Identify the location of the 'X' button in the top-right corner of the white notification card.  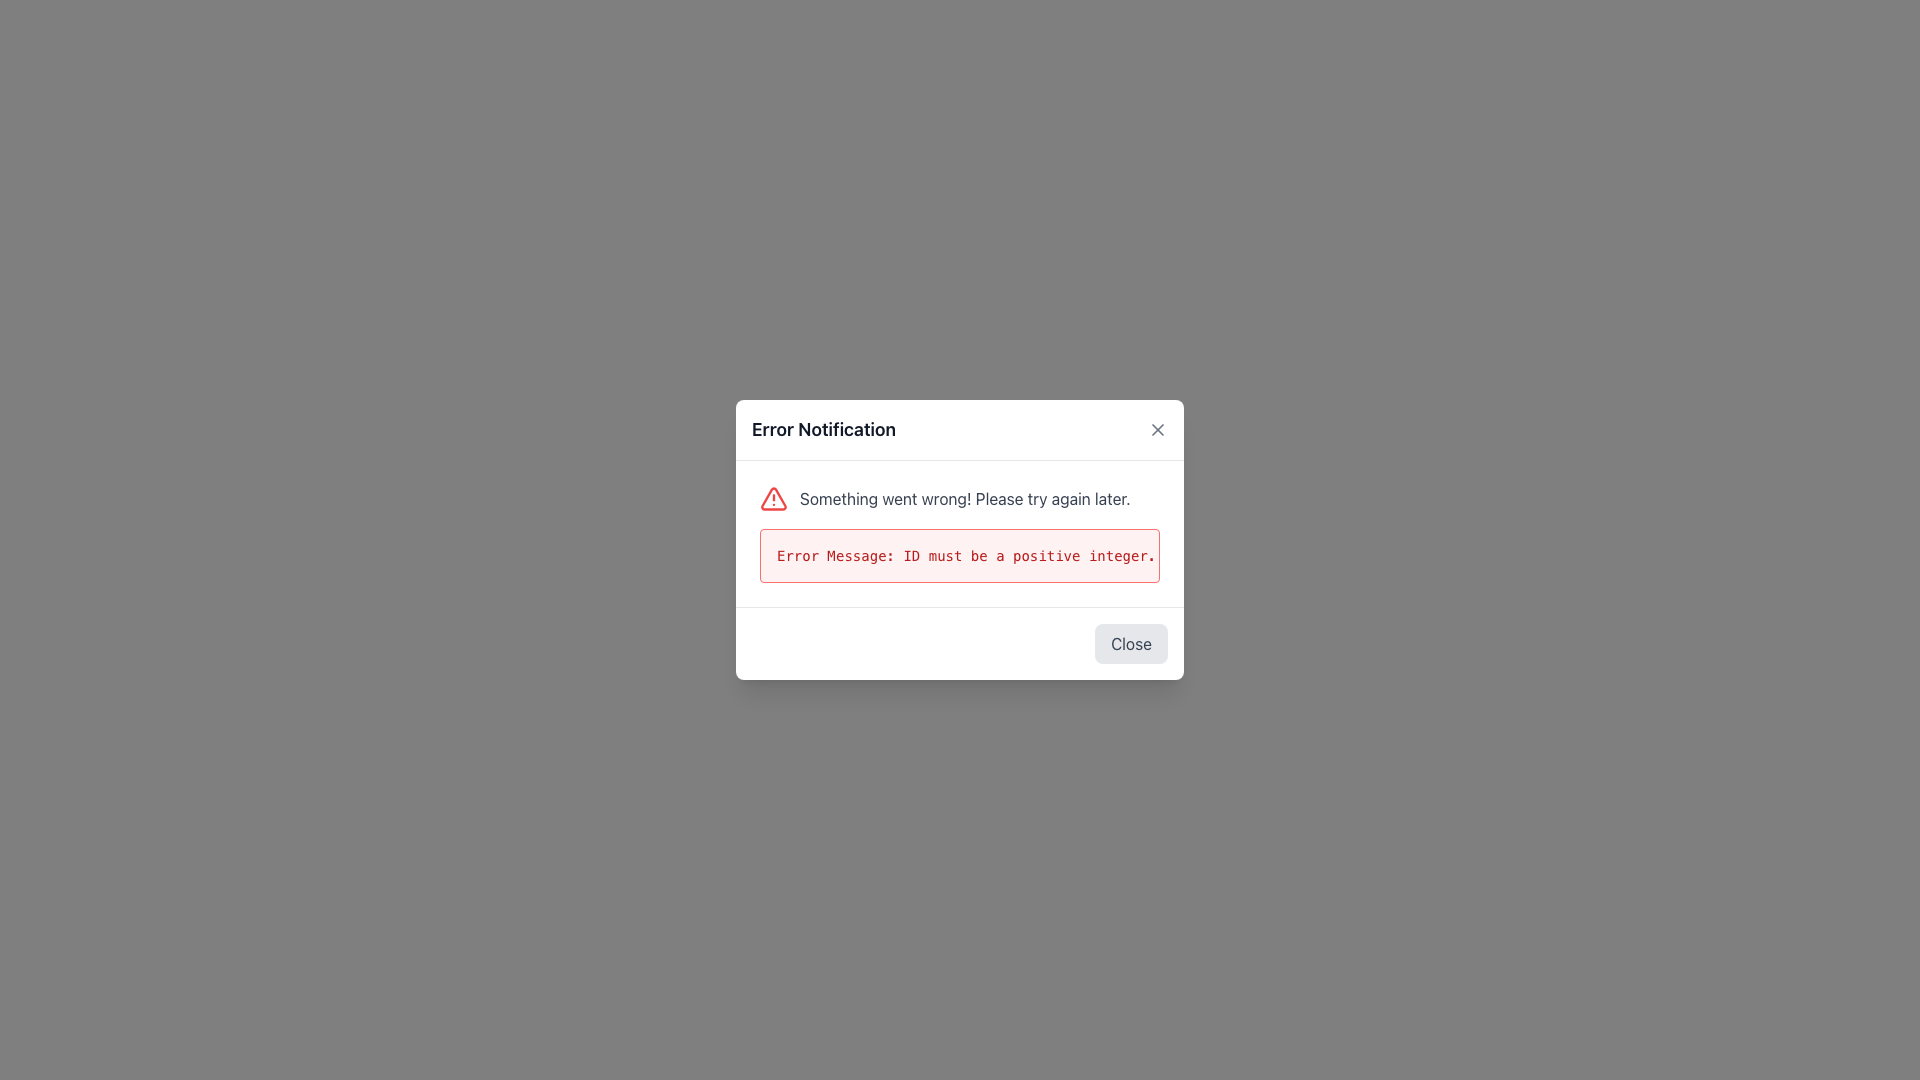
(1157, 428).